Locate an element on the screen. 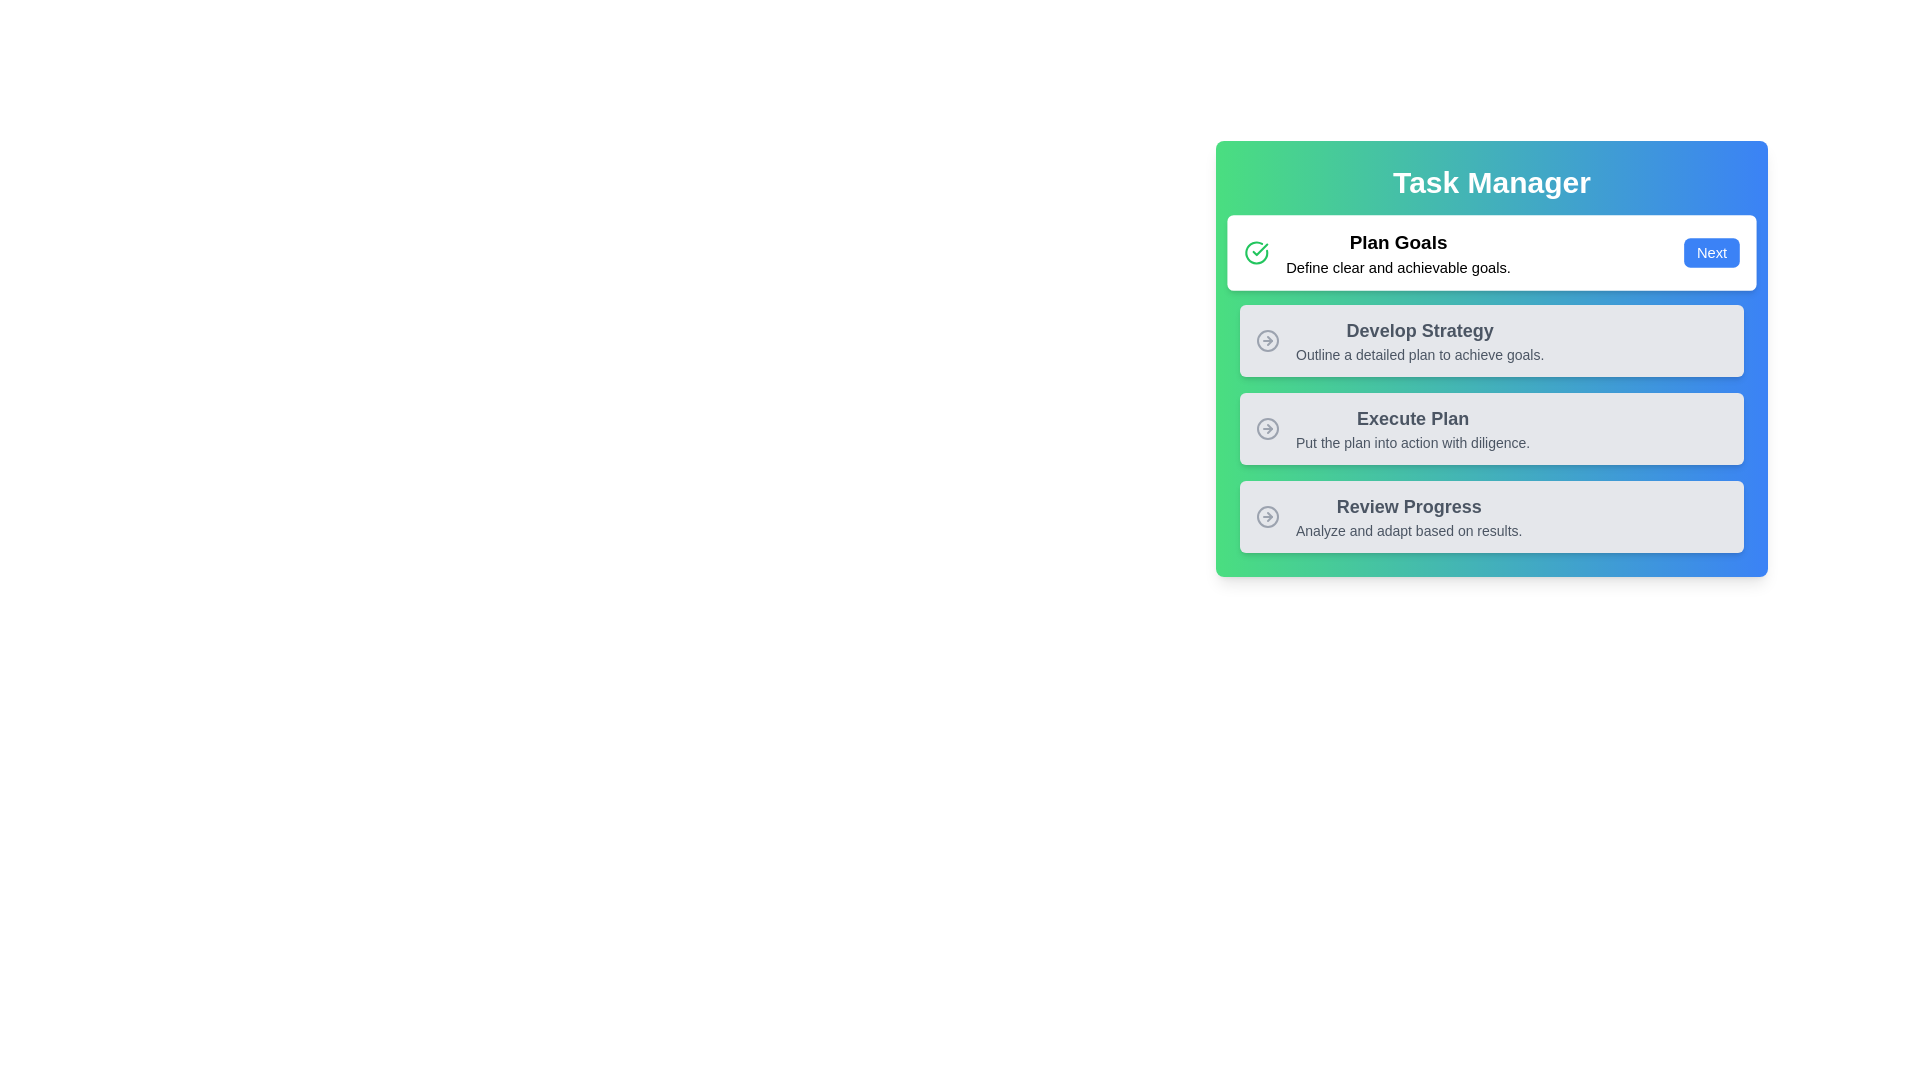 Image resolution: width=1920 pixels, height=1080 pixels. the navigational icon located to the left of the 'Execute Plan' text in the 'Execute Plan' section of the Task Manager is located at coordinates (1266, 427).